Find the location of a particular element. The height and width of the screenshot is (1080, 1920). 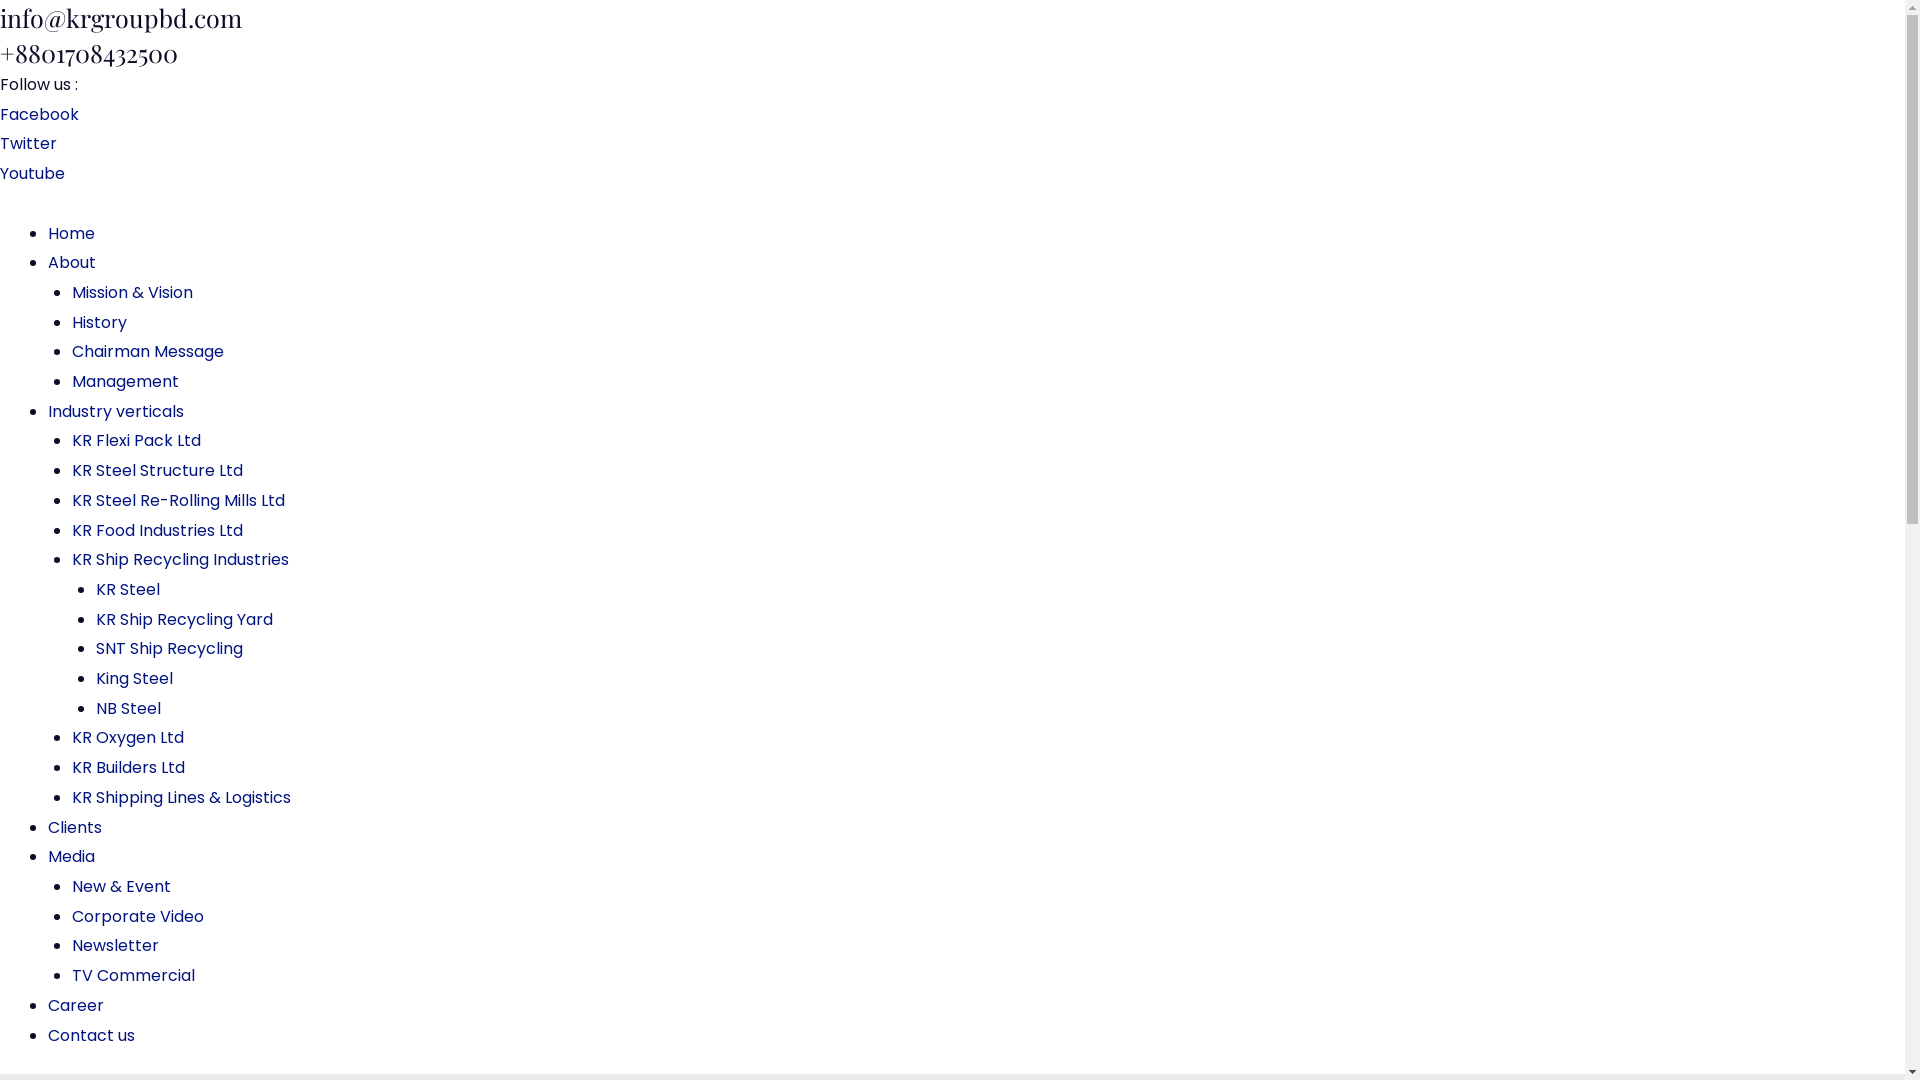

'KR Steel' is located at coordinates (127, 588).